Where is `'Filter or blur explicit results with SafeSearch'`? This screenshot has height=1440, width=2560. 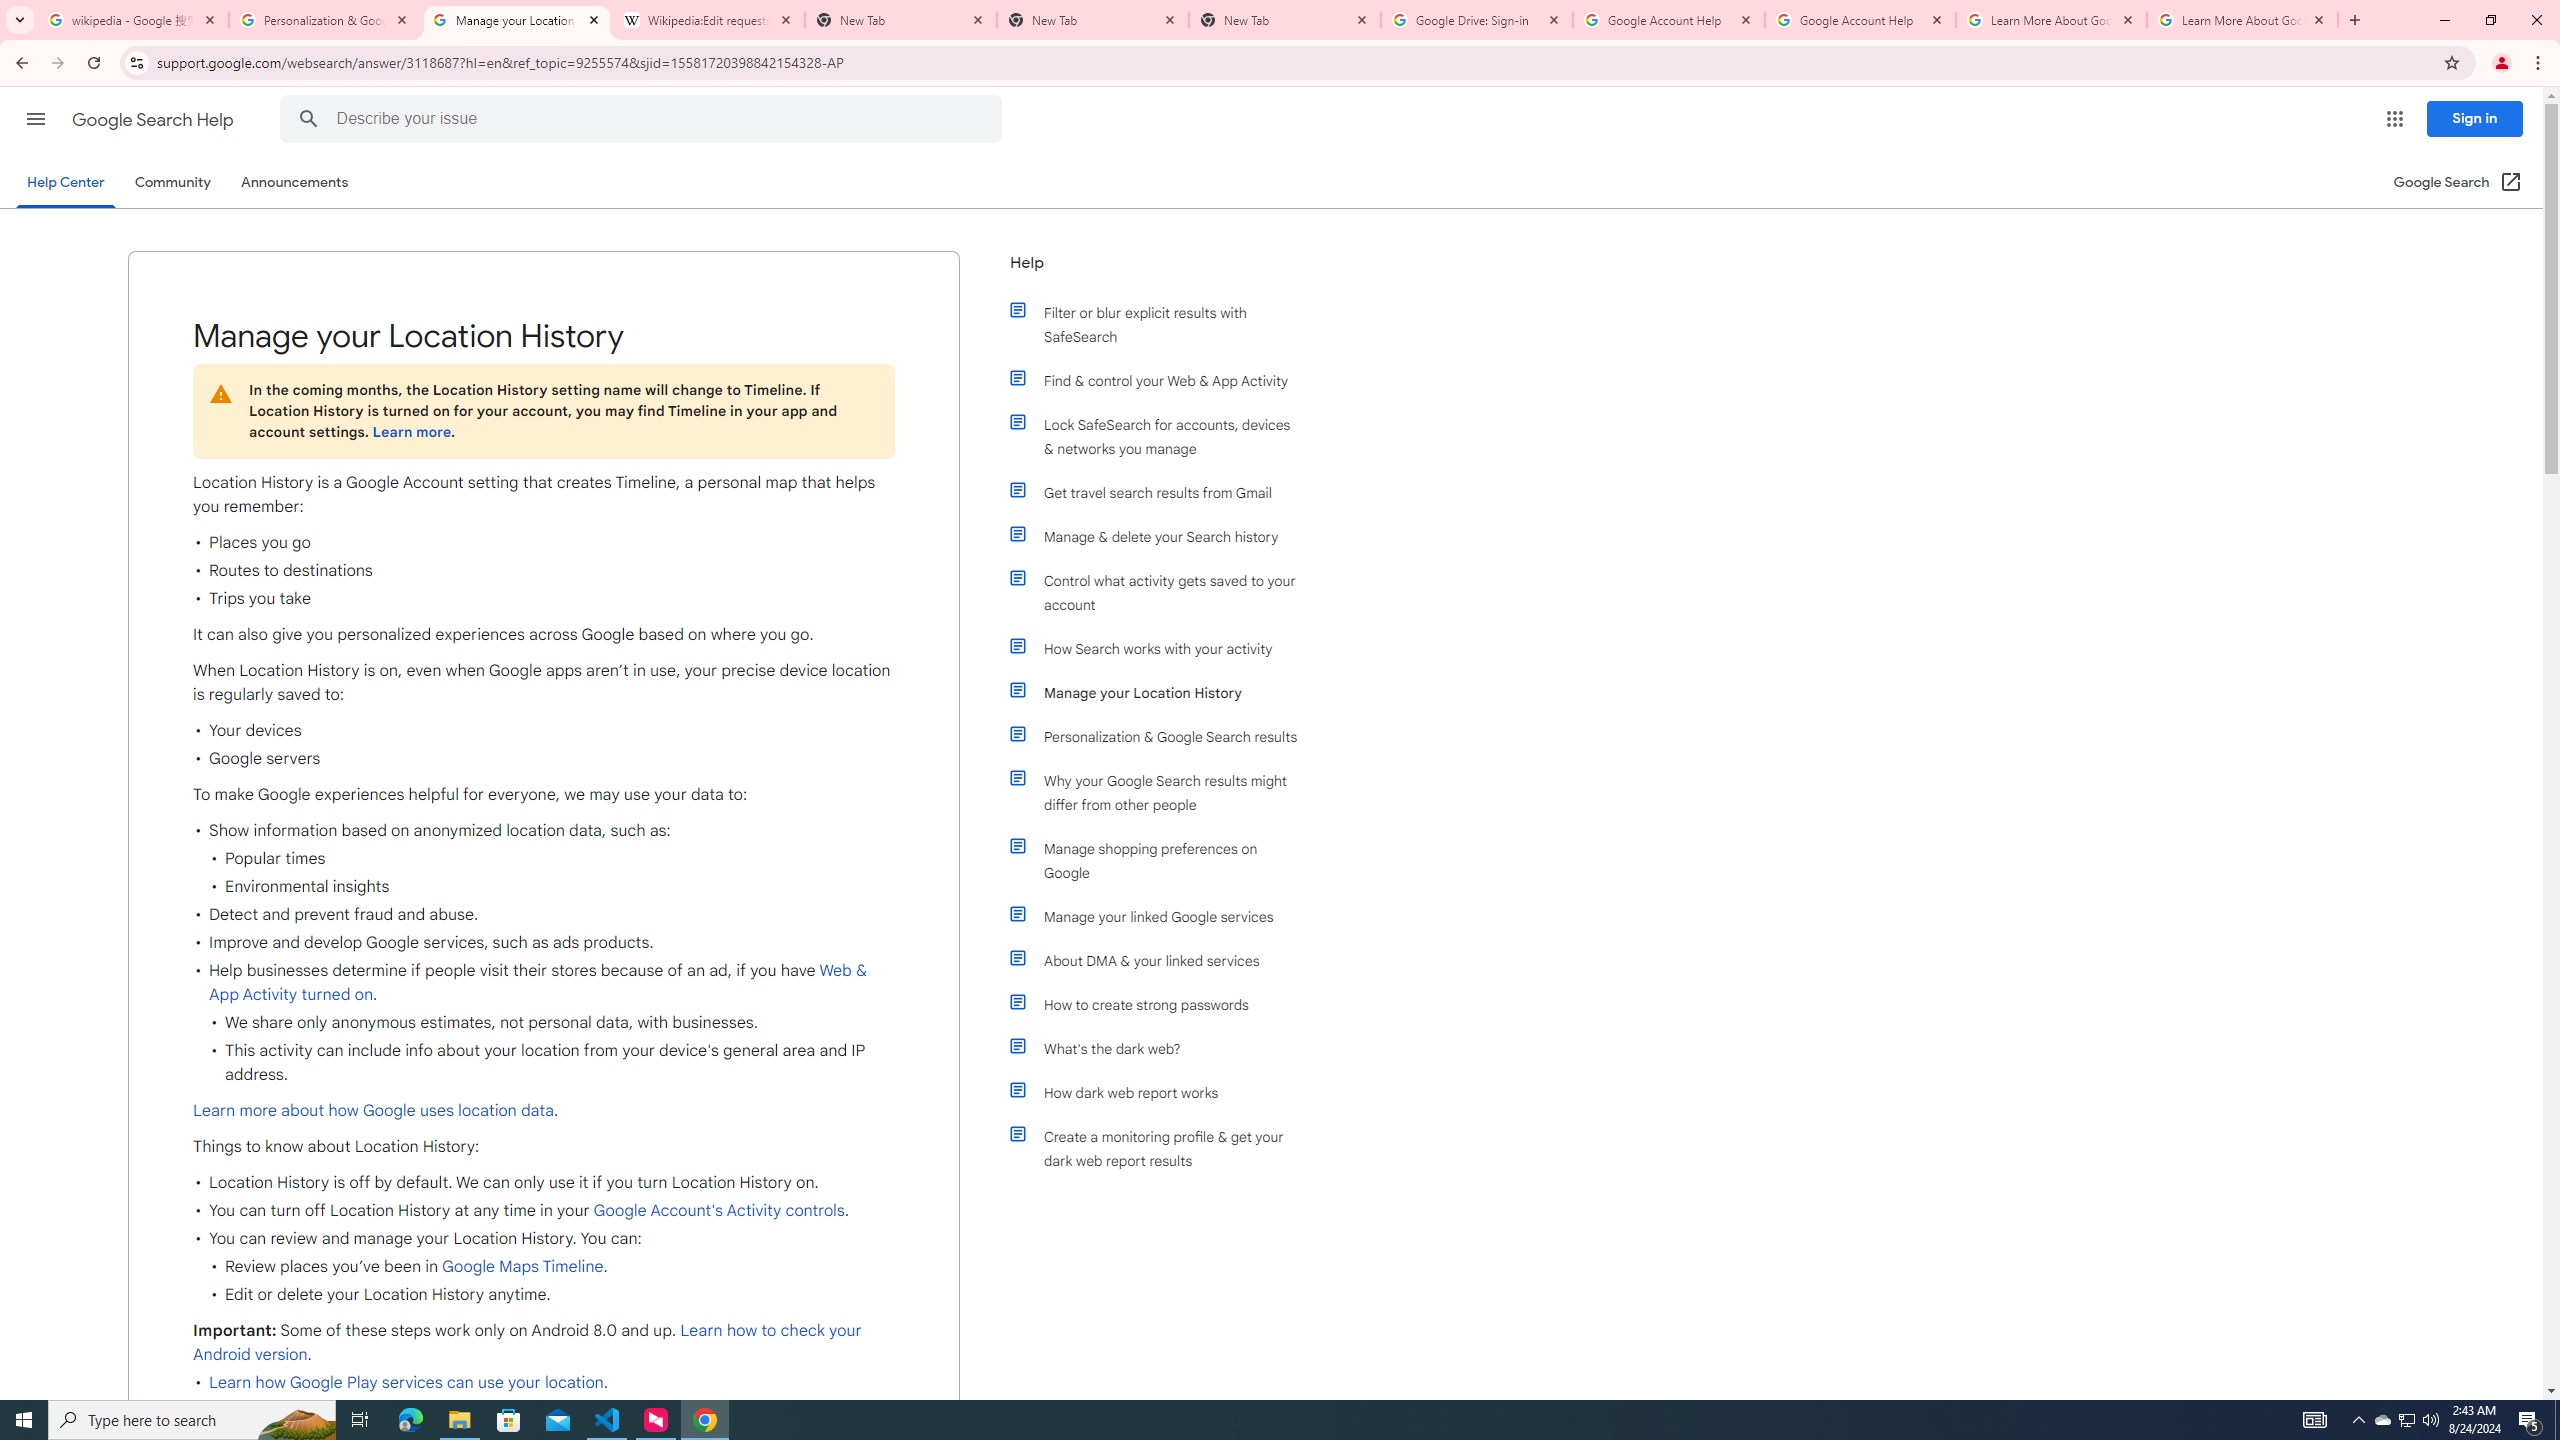
'Filter or blur explicit results with SafeSearch' is located at coordinates (1162, 323).